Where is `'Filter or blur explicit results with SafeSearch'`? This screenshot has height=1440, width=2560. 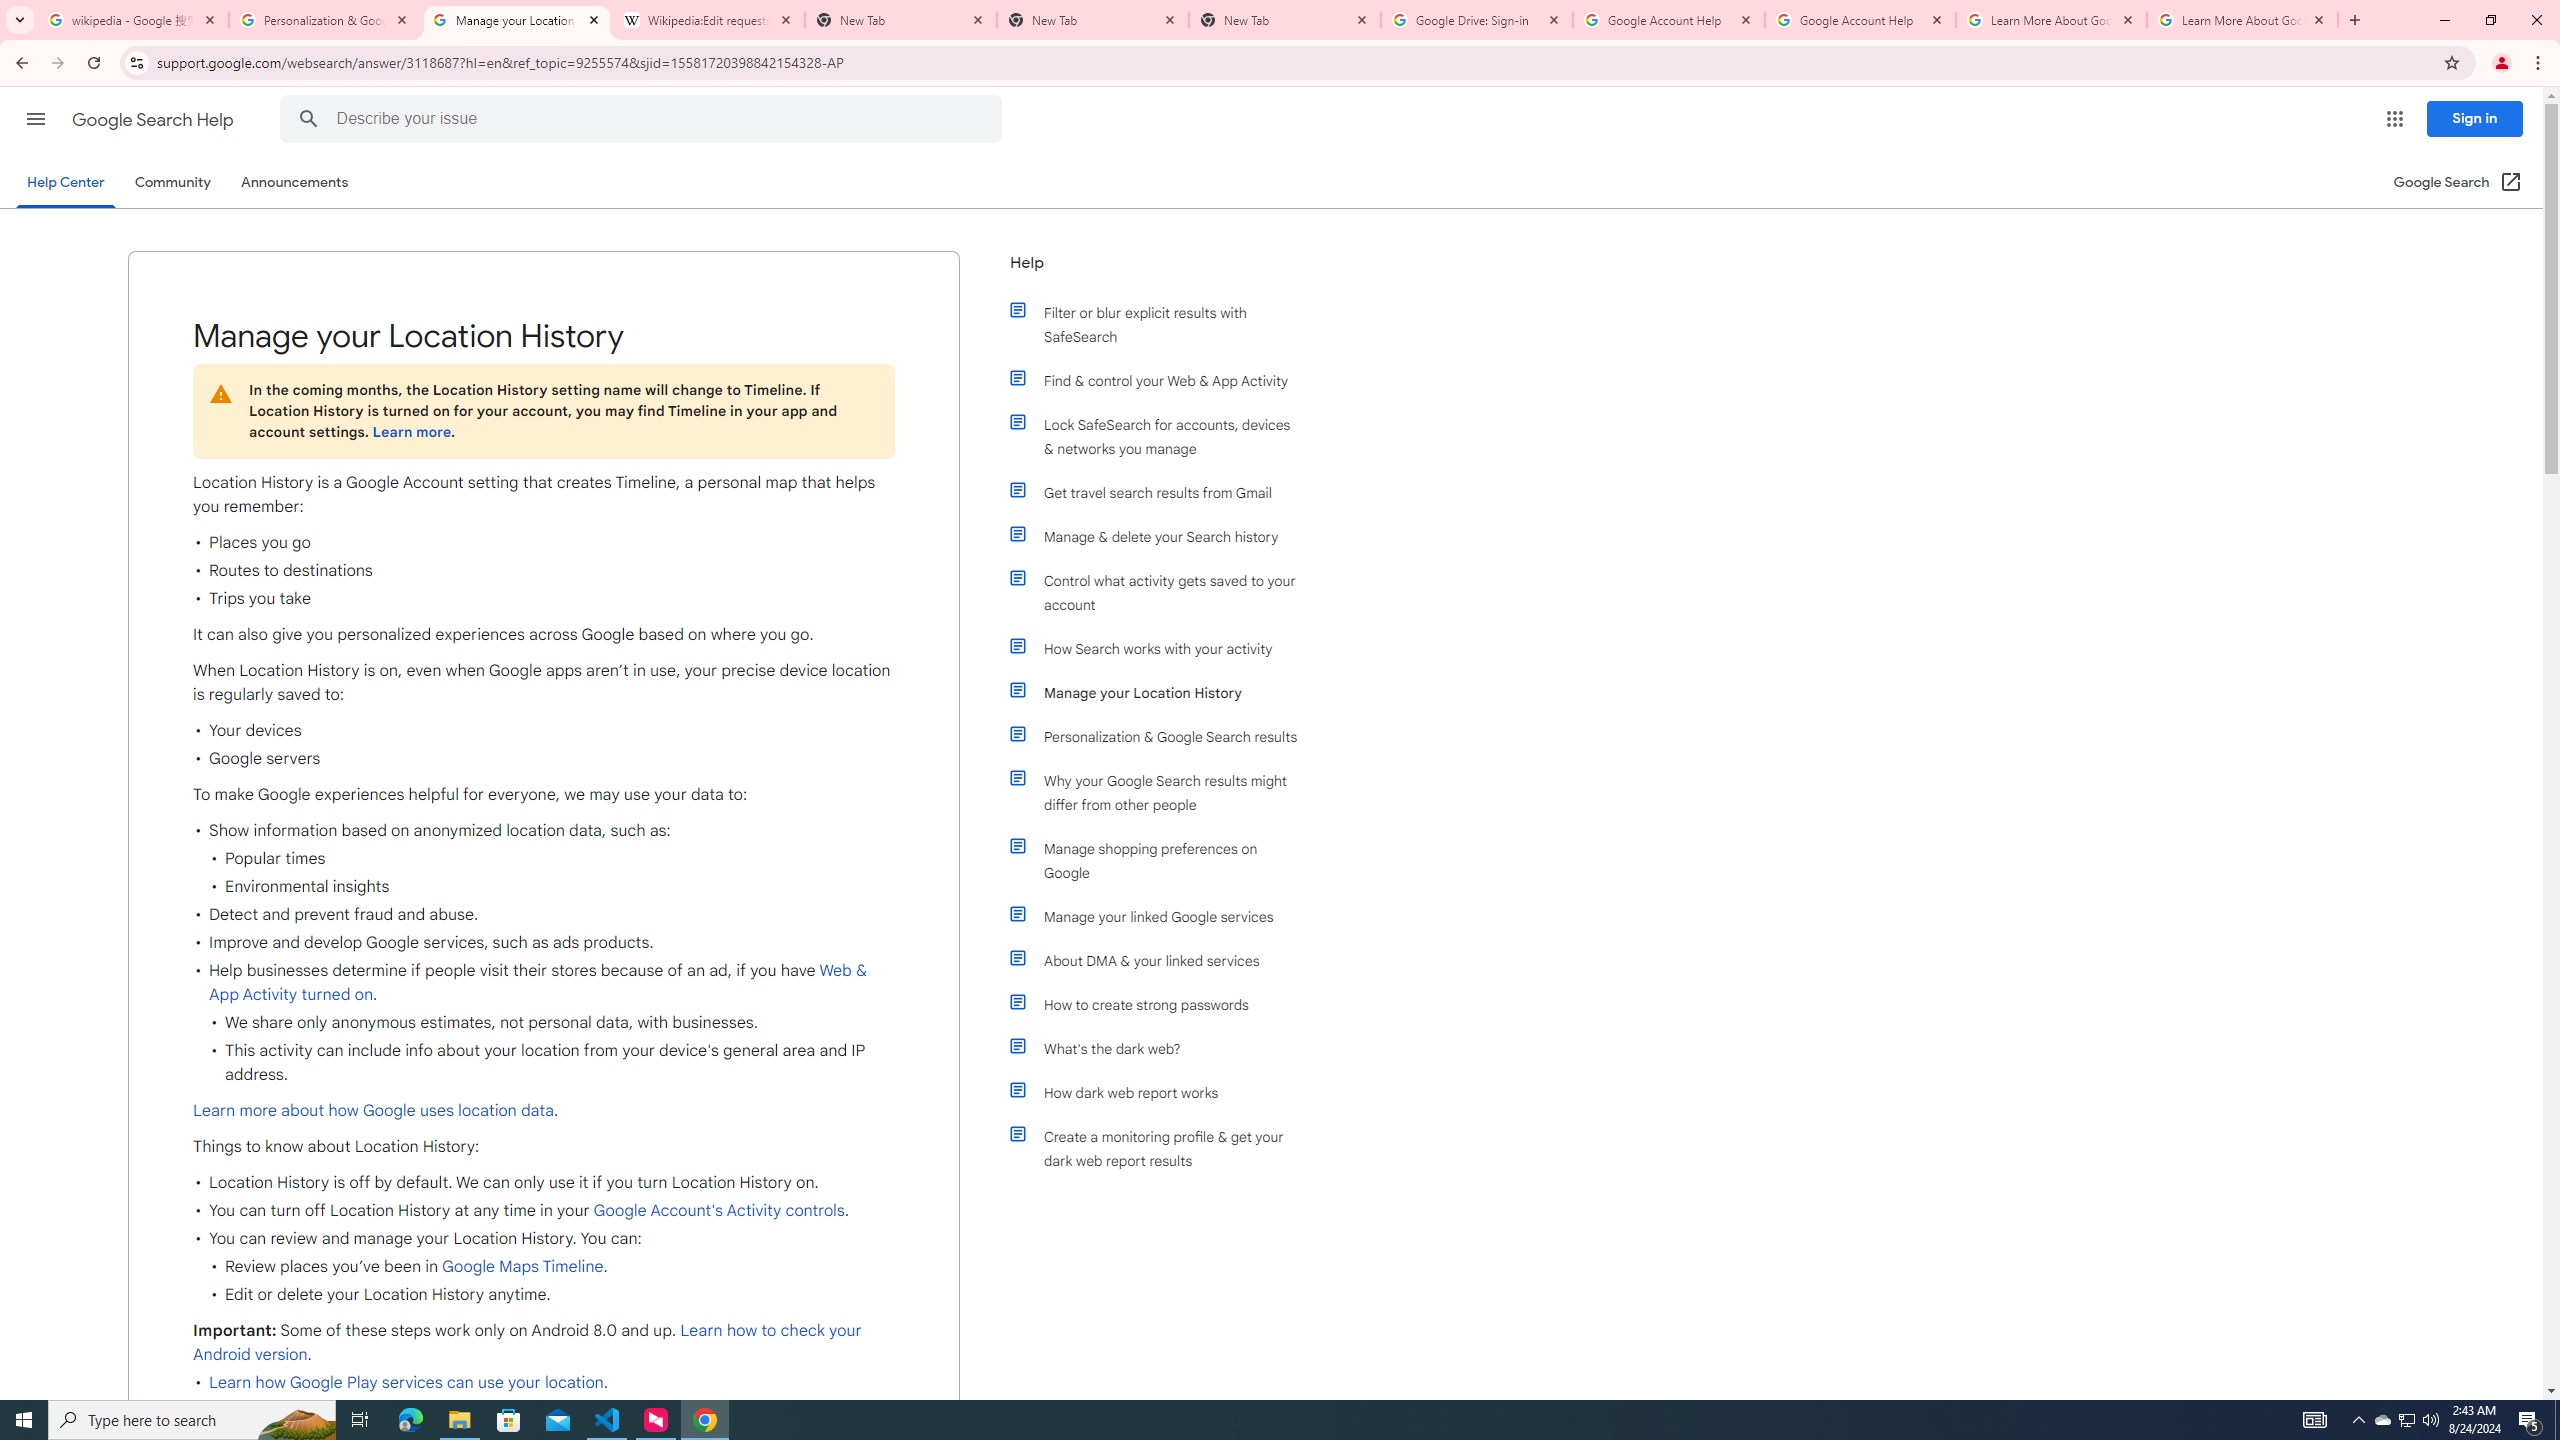
'Filter or blur explicit results with SafeSearch' is located at coordinates (1162, 323).